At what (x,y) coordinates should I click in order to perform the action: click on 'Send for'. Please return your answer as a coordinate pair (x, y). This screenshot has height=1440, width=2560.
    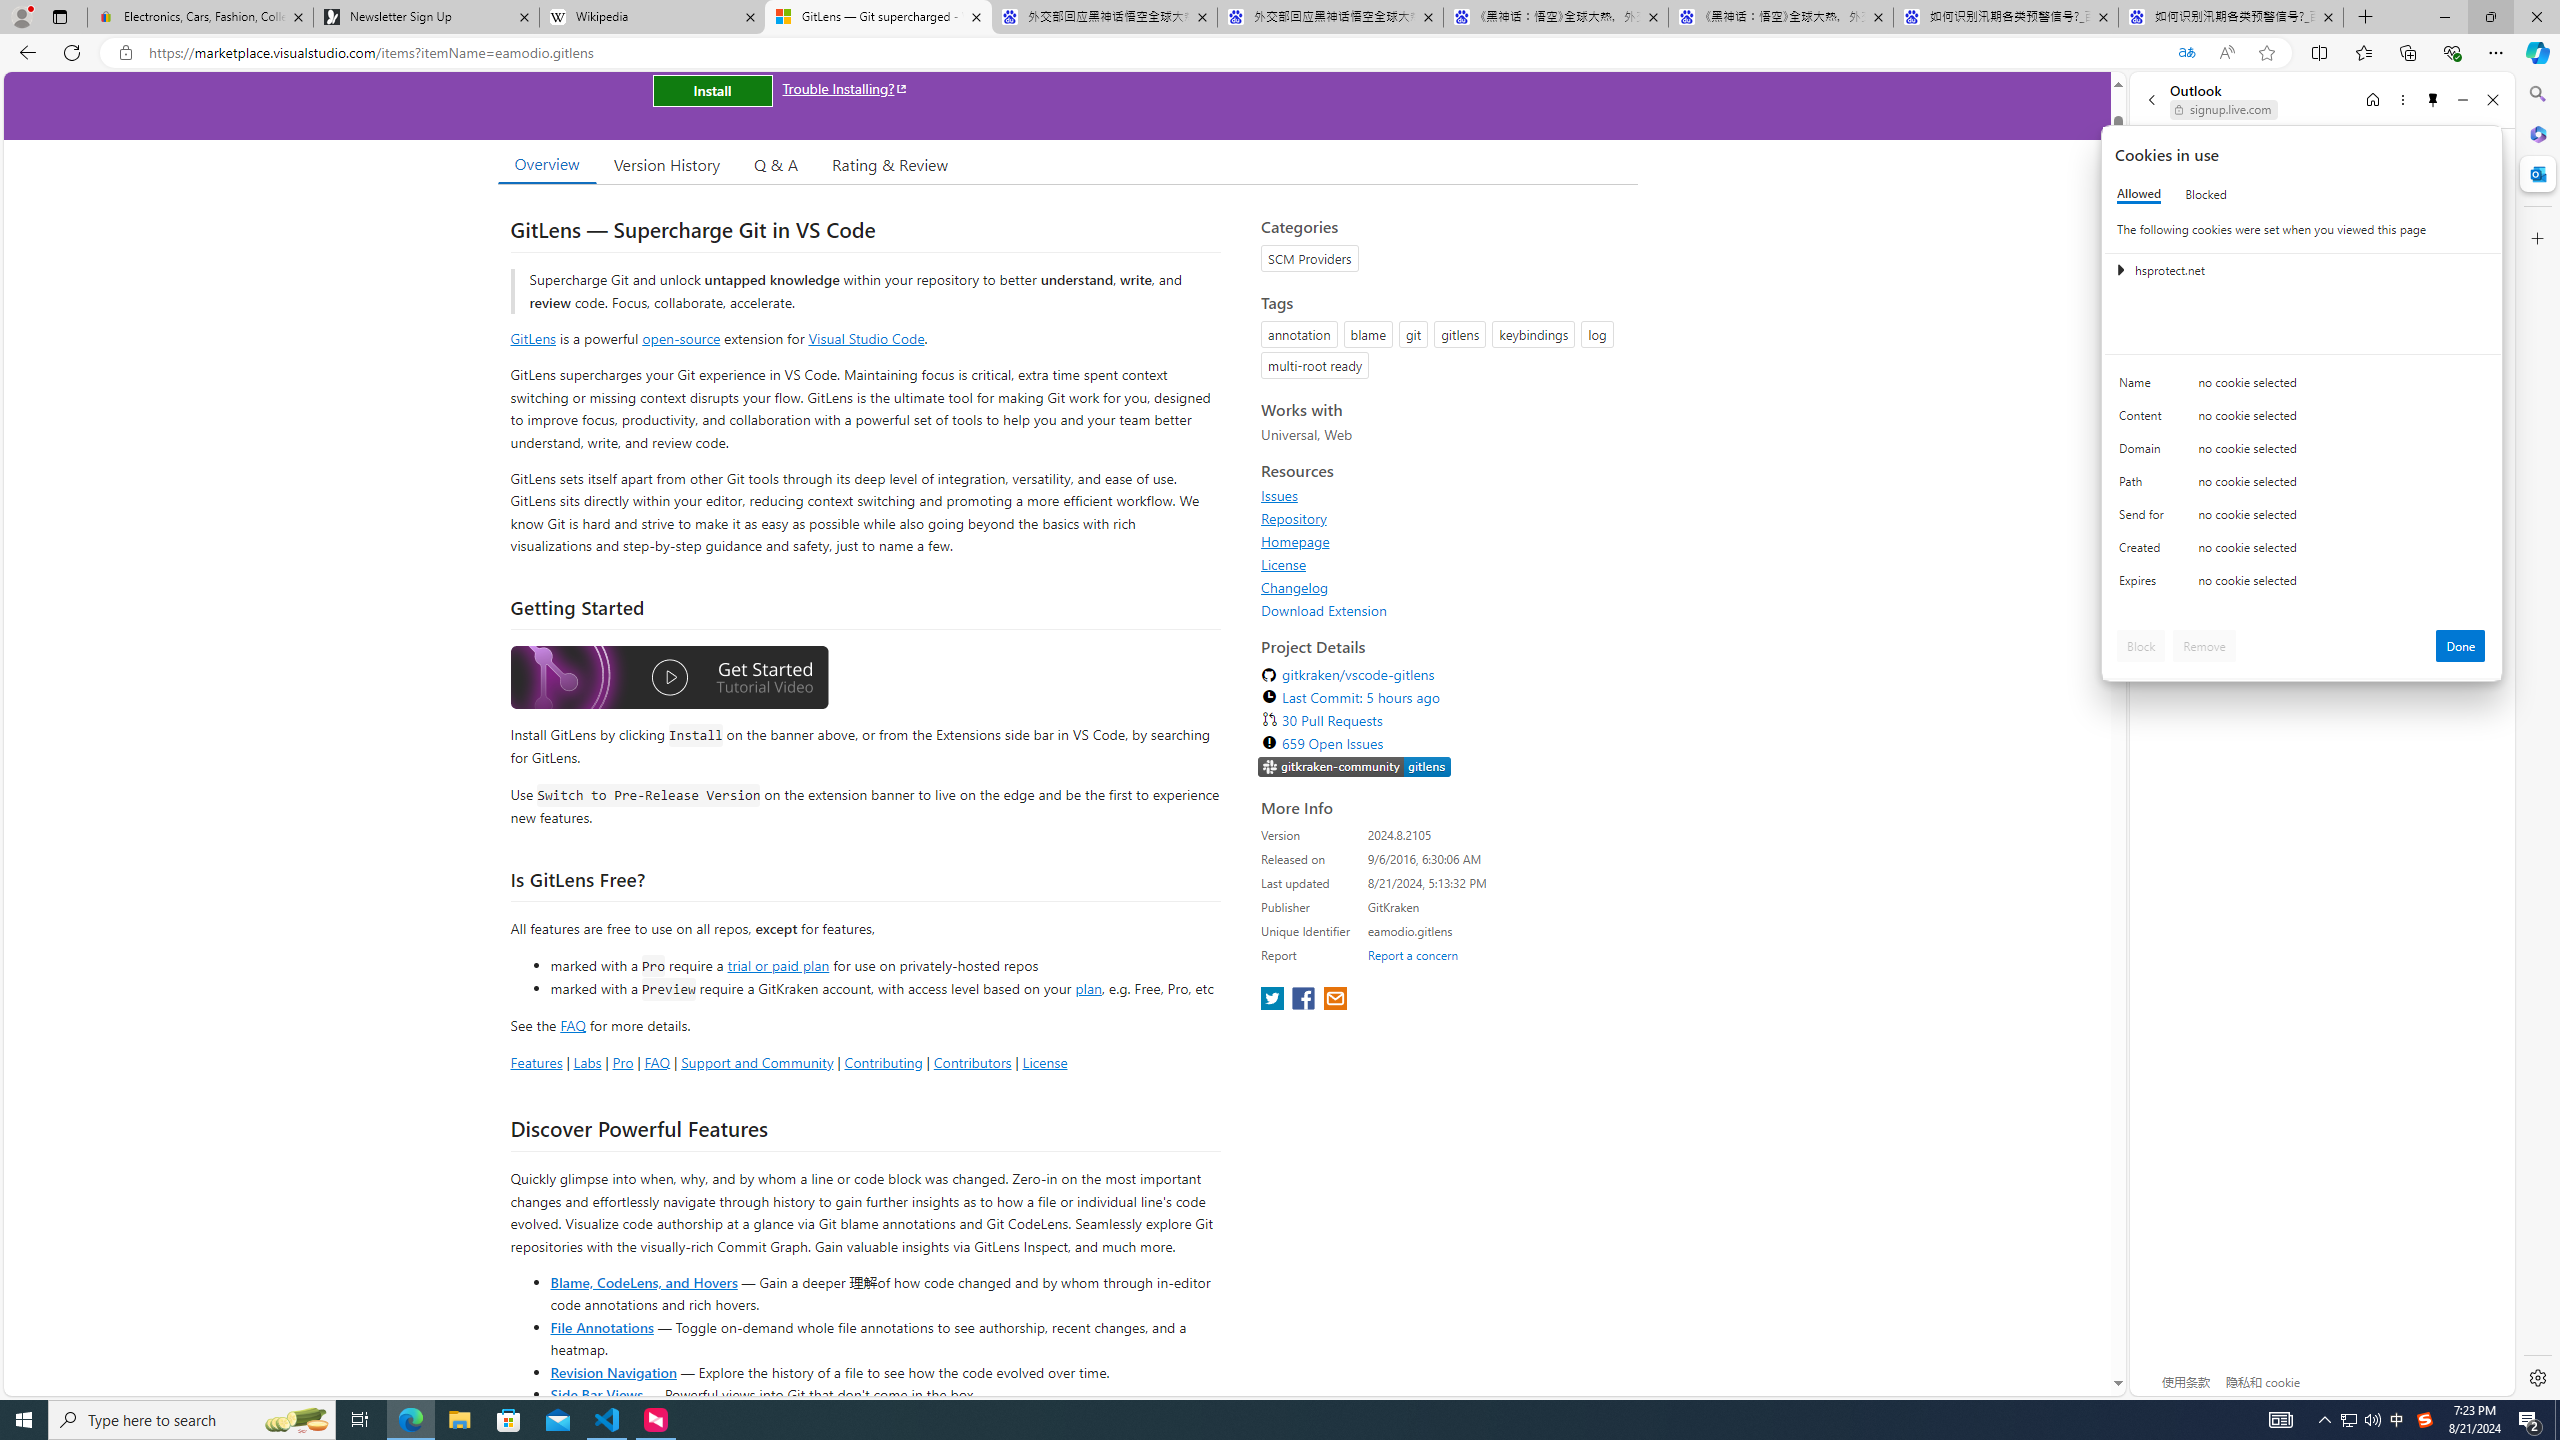
    Looking at the image, I should click on (2144, 518).